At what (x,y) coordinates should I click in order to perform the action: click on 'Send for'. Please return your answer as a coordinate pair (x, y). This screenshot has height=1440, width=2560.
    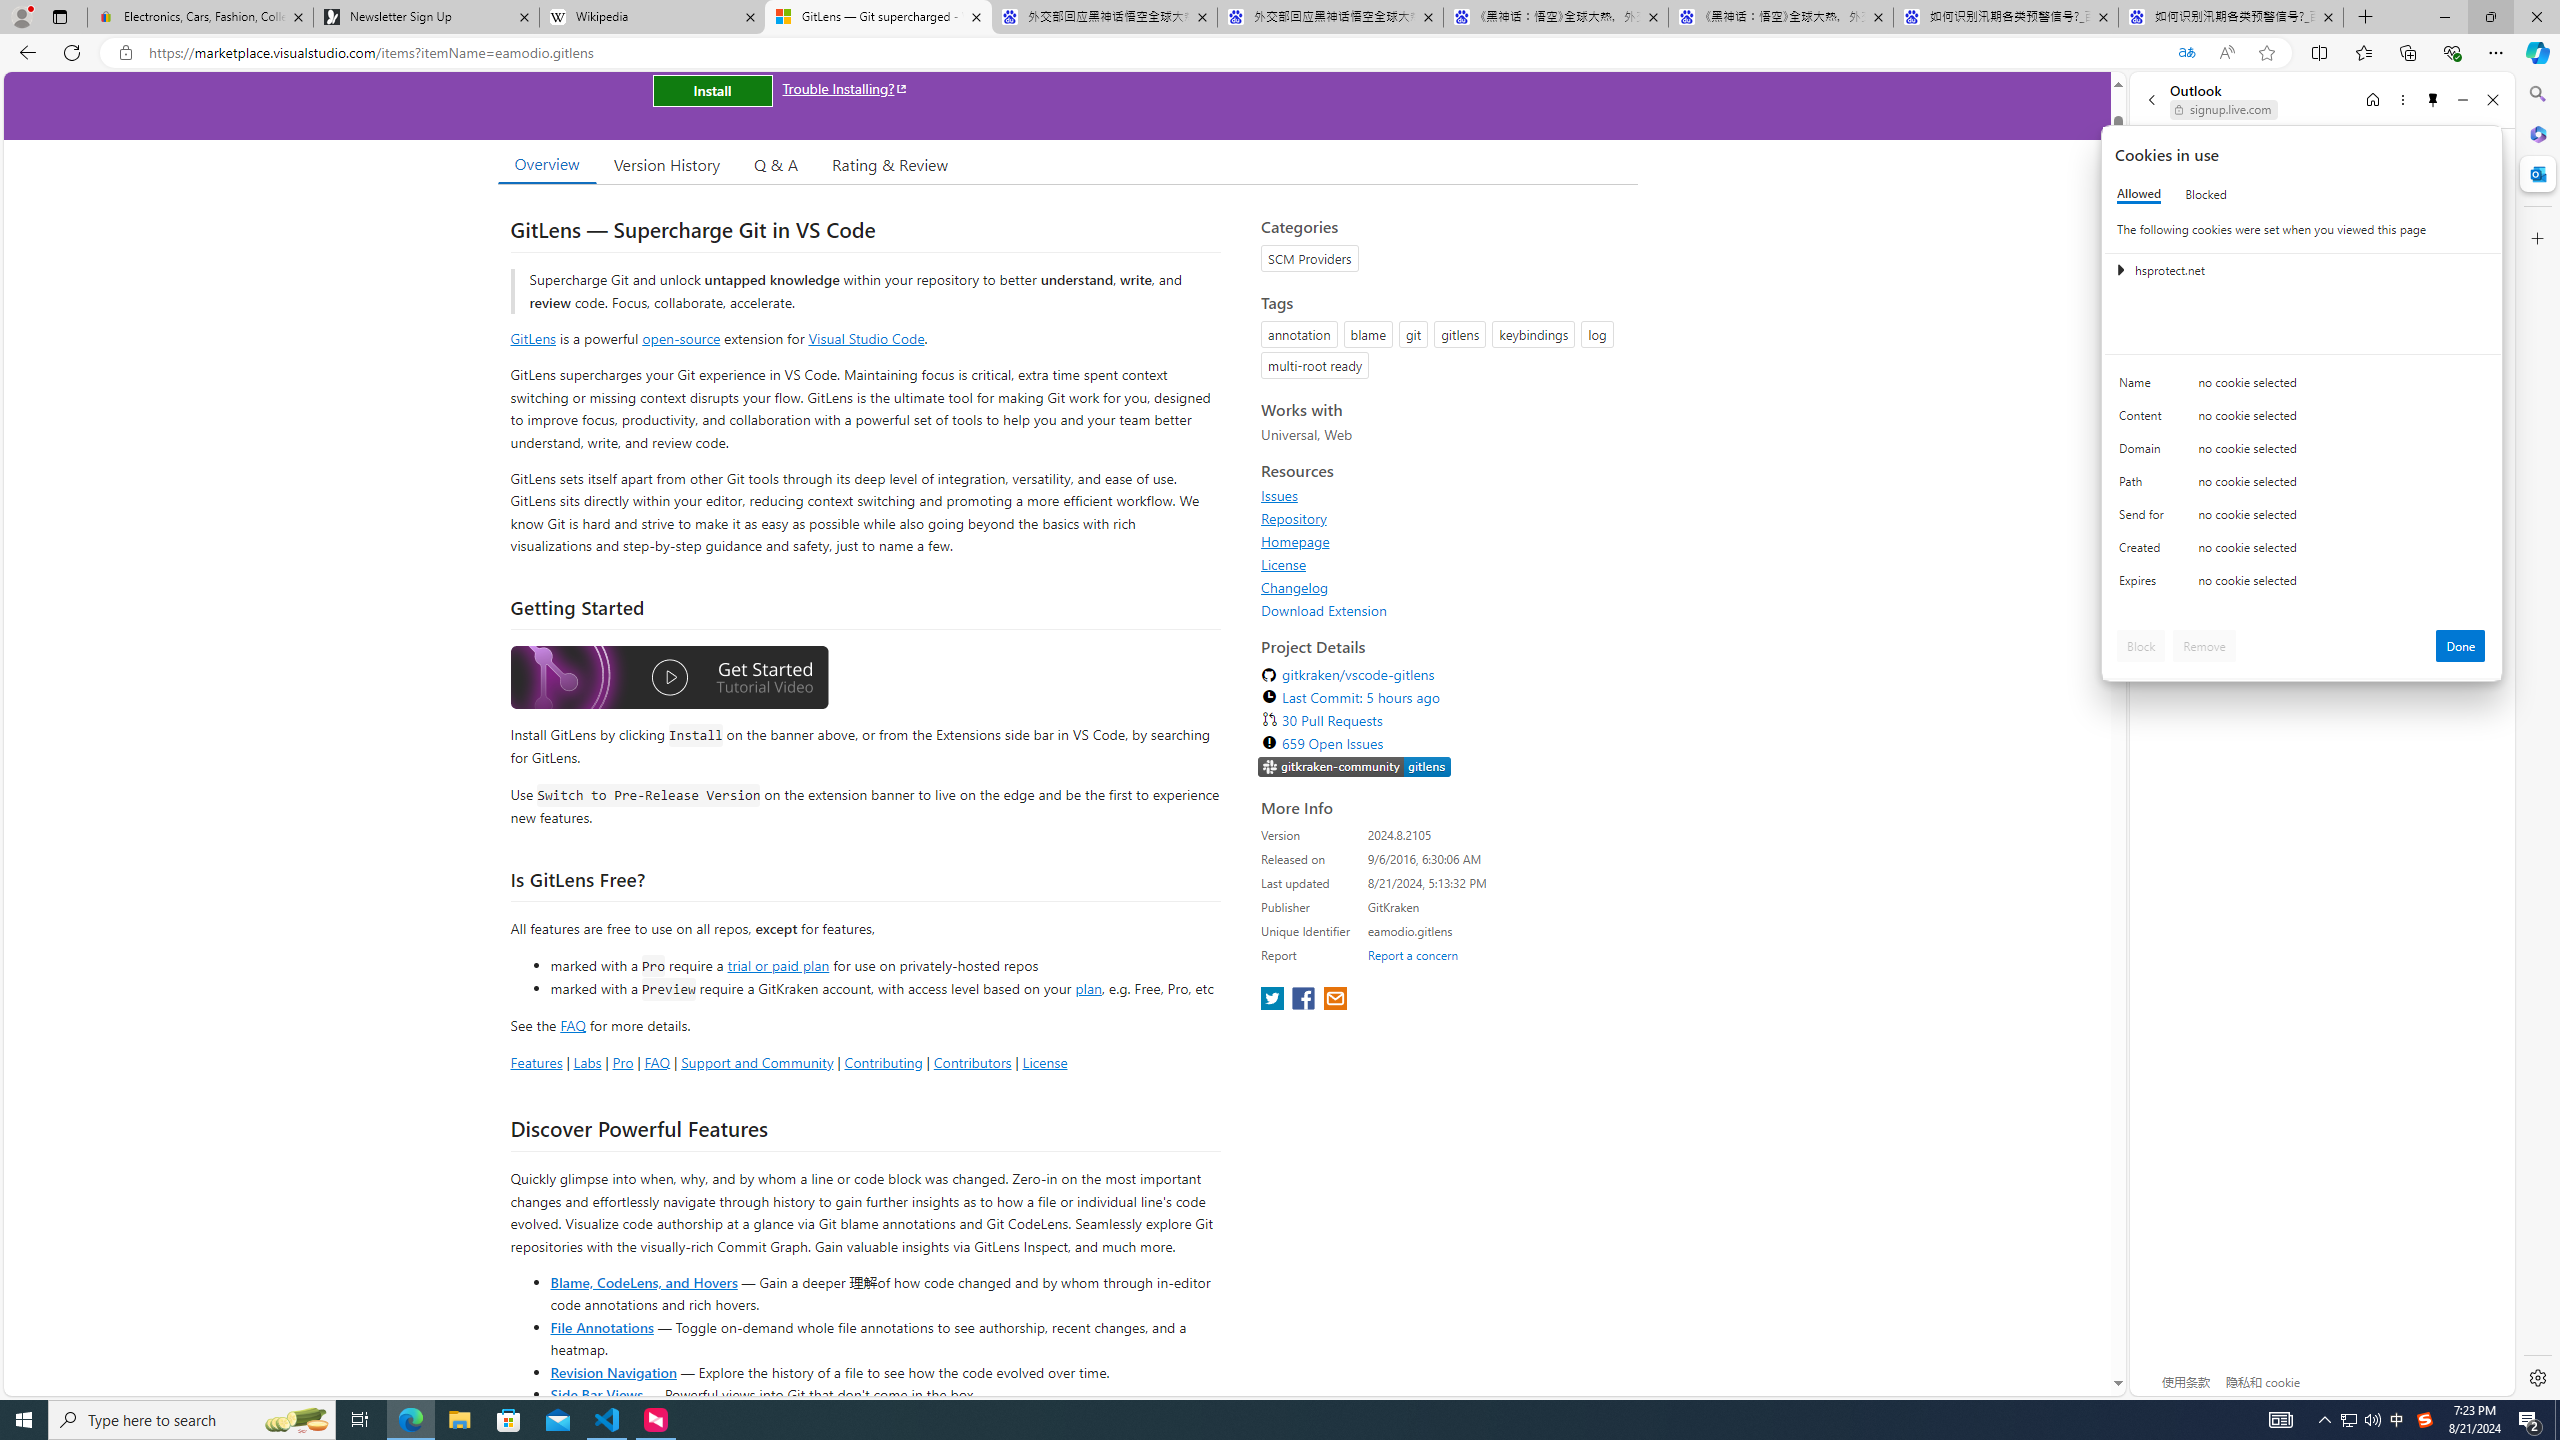
    Looking at the image, I should click on (2144, 518).